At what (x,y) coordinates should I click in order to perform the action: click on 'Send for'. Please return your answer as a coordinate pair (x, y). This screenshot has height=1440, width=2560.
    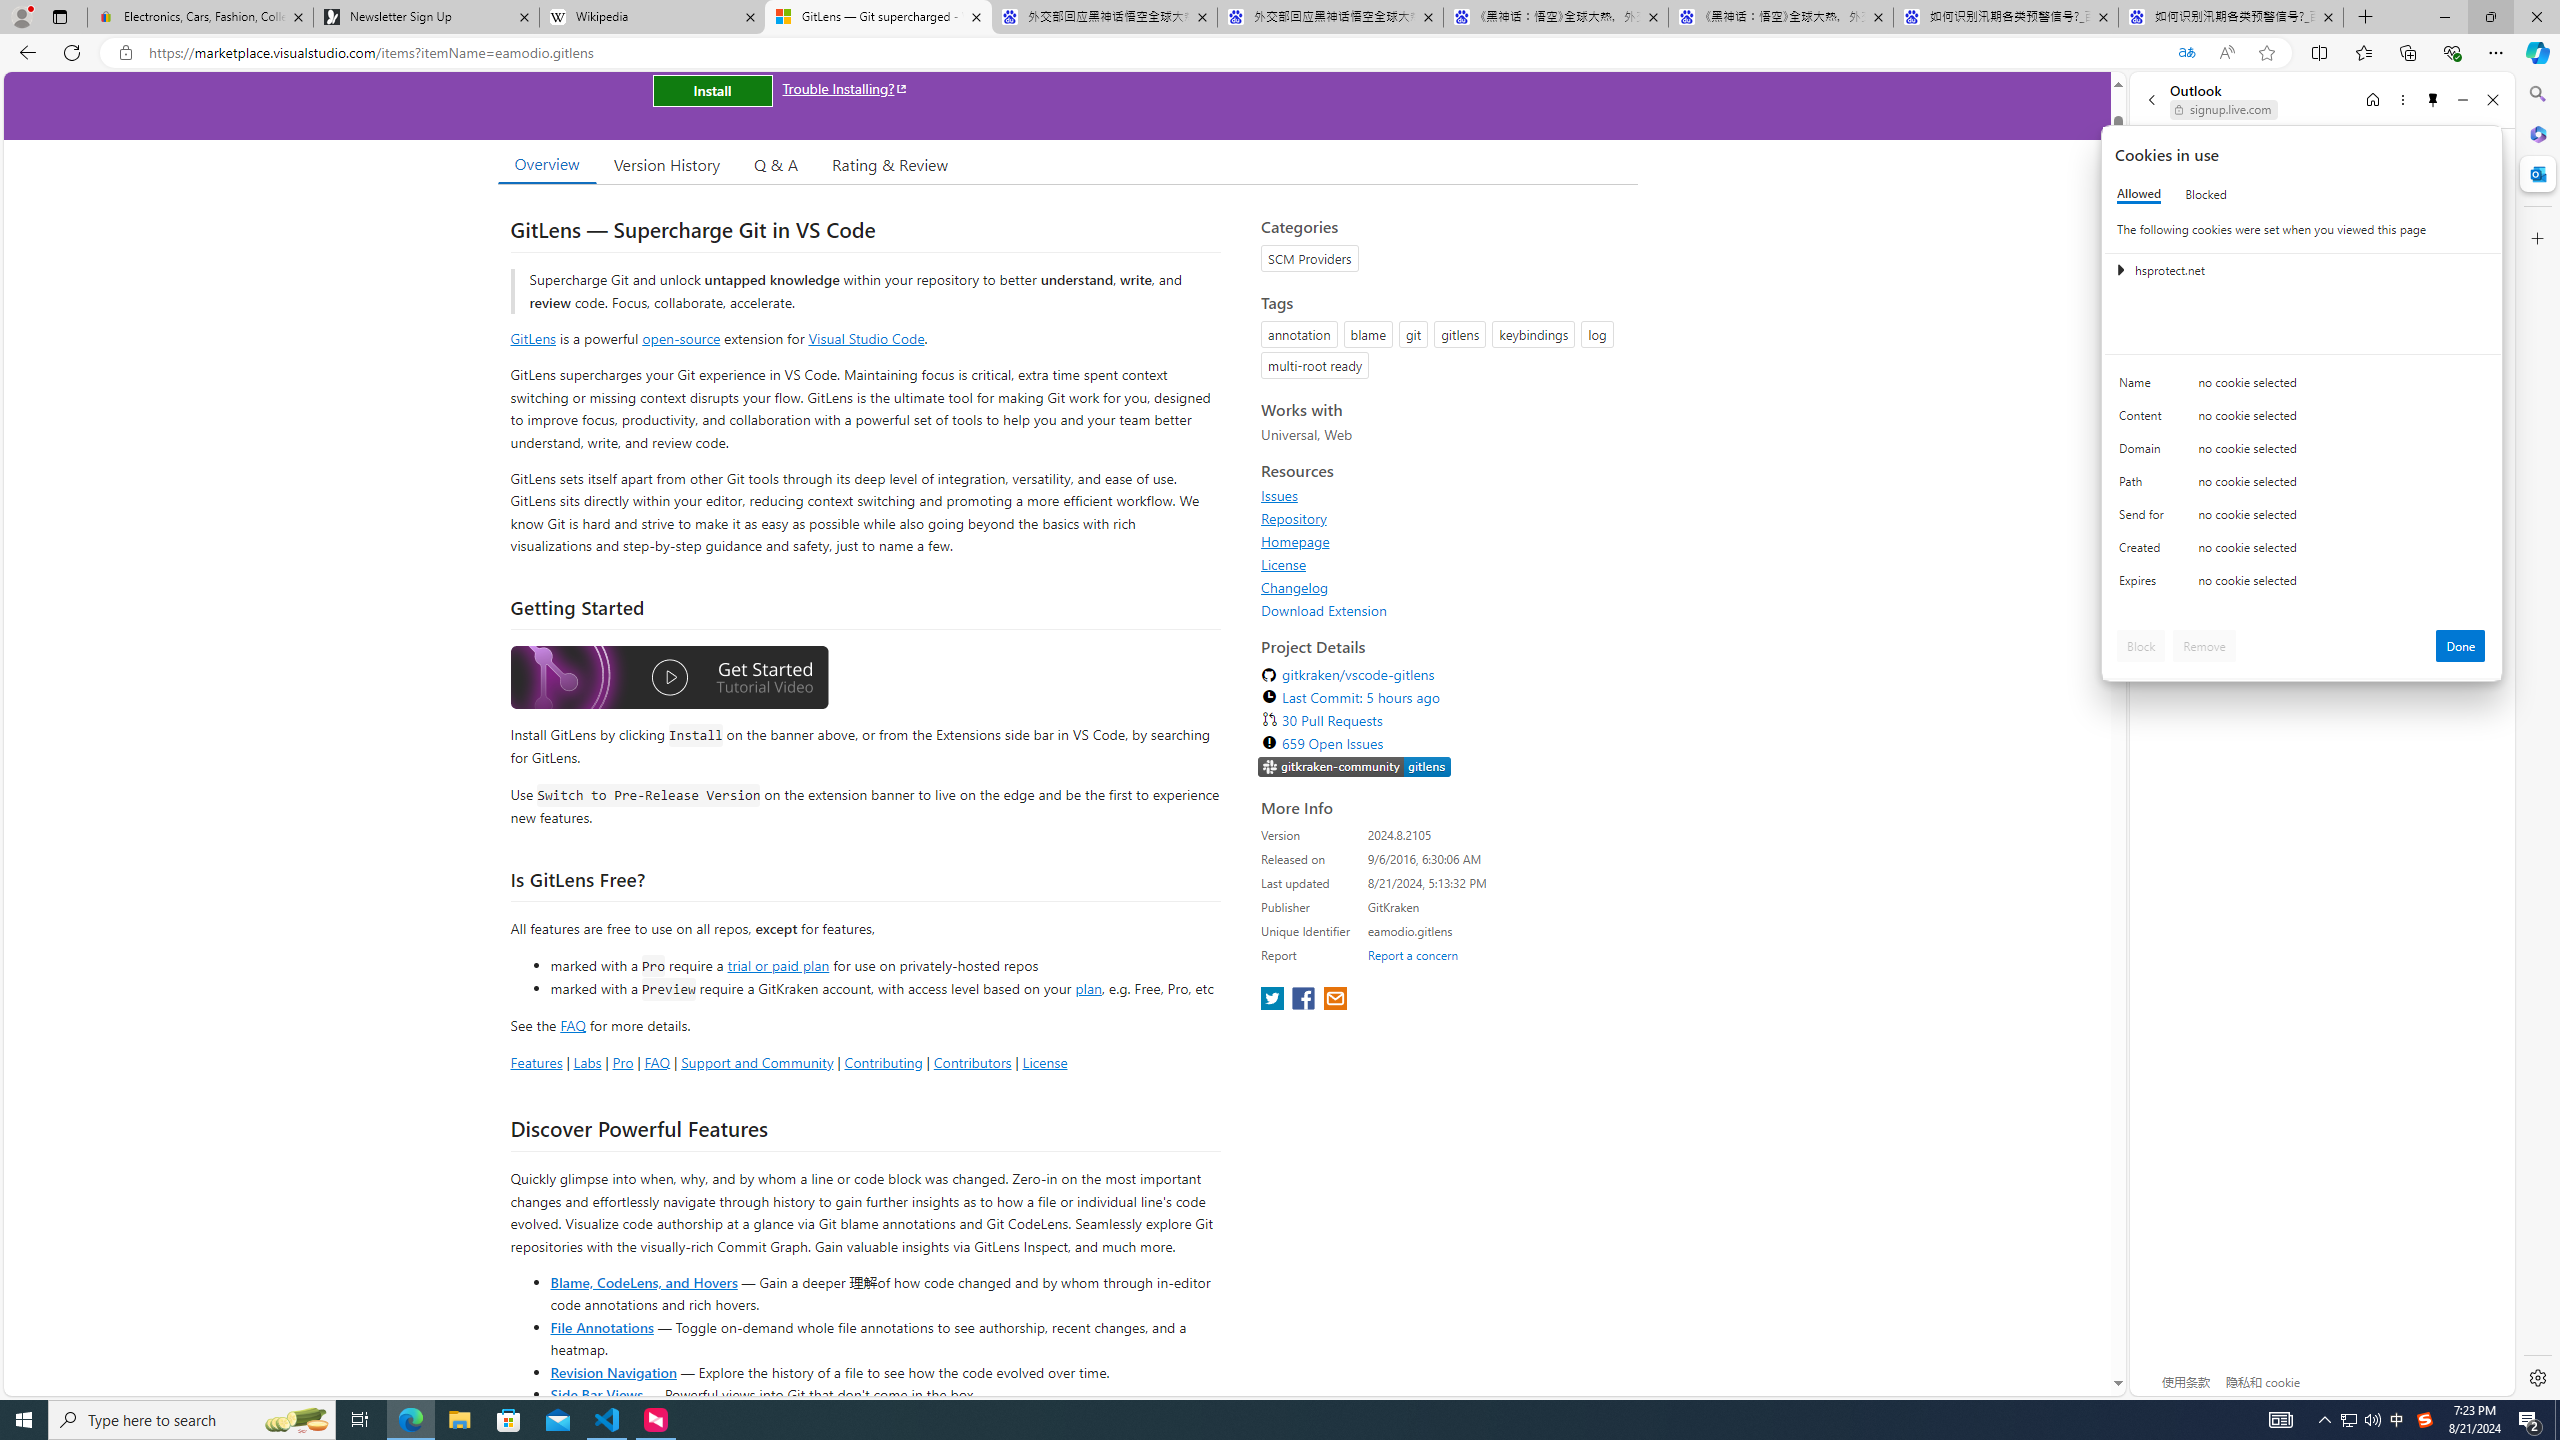
    Looking at the image, I should click on (2144, 518).